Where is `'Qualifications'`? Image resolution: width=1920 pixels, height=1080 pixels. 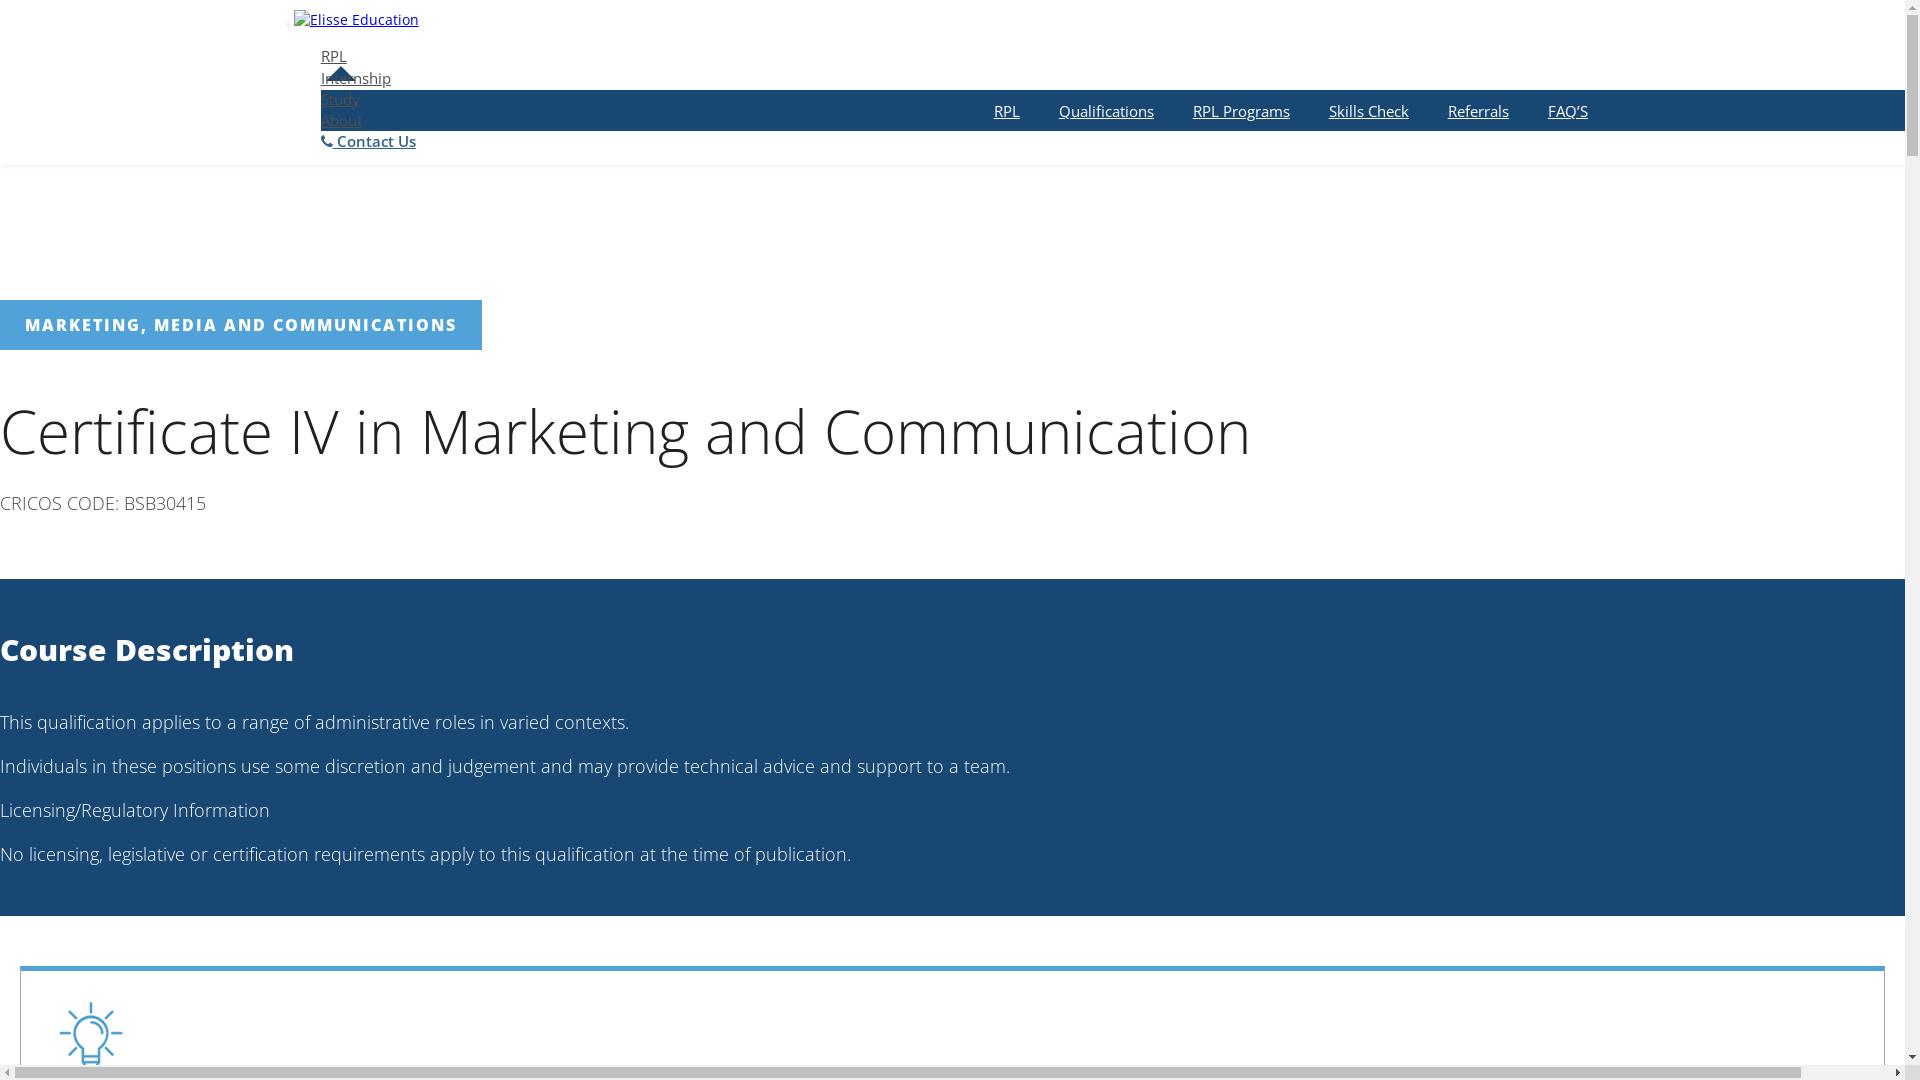 'Qualifications' is located at coordinates (1105, 111).